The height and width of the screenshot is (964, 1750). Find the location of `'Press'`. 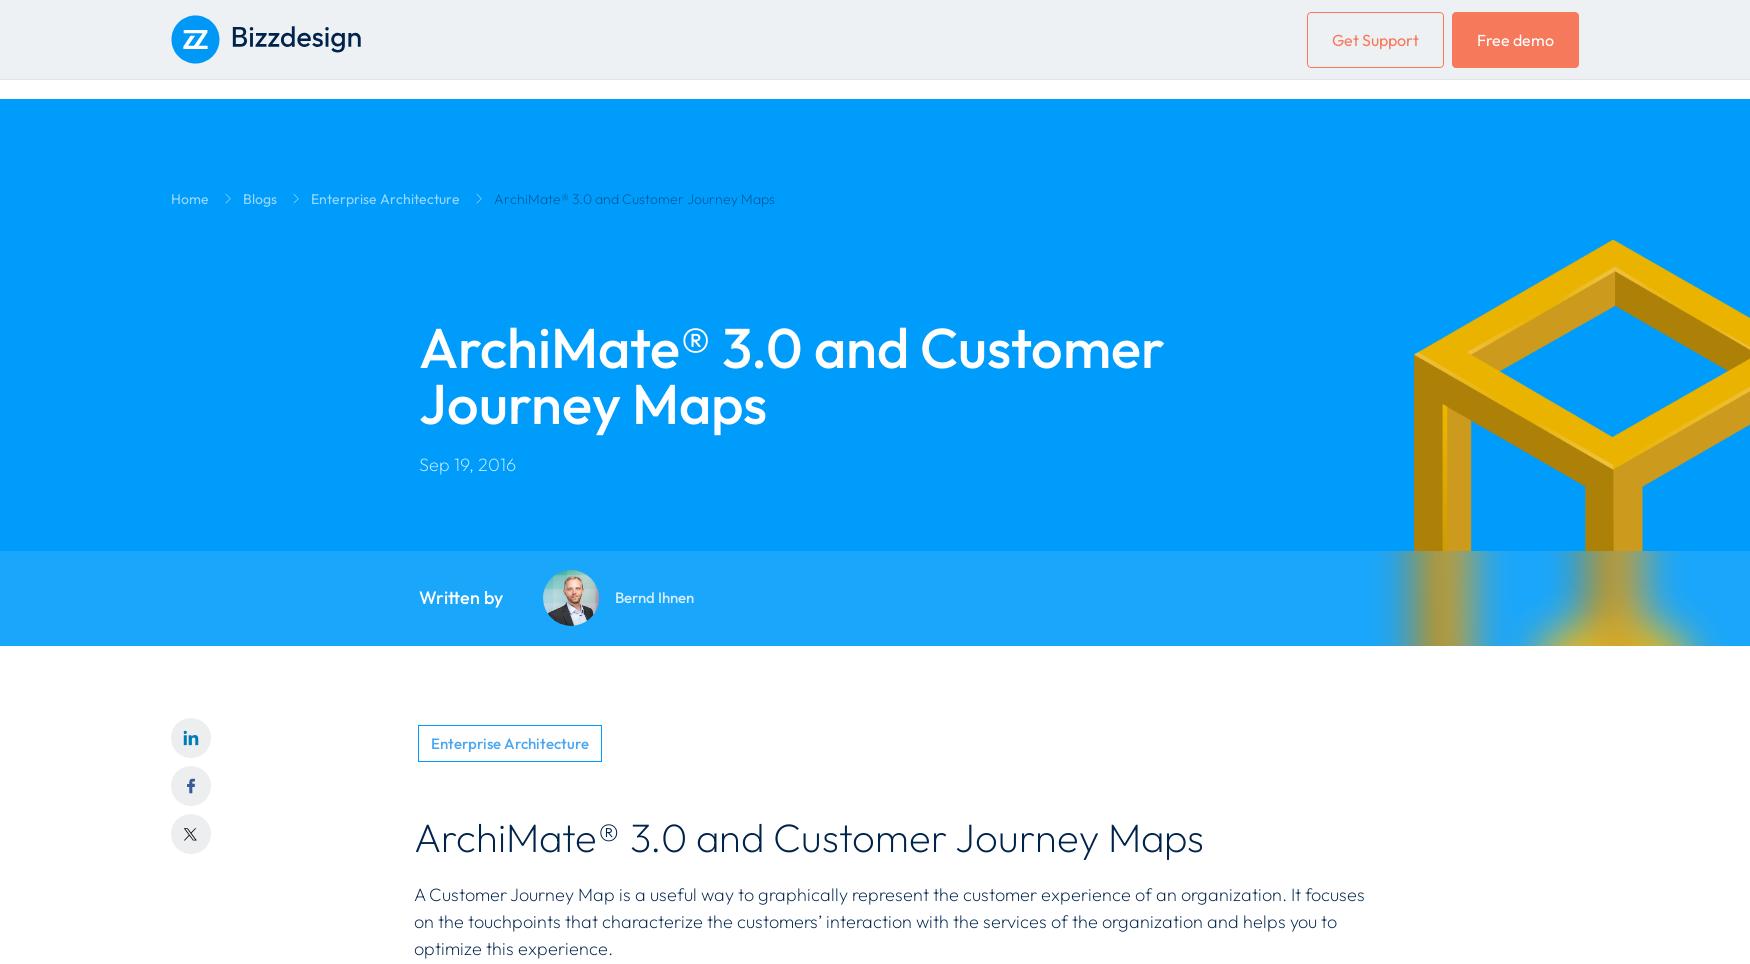

'Press' is located at coordinates (190, 444).